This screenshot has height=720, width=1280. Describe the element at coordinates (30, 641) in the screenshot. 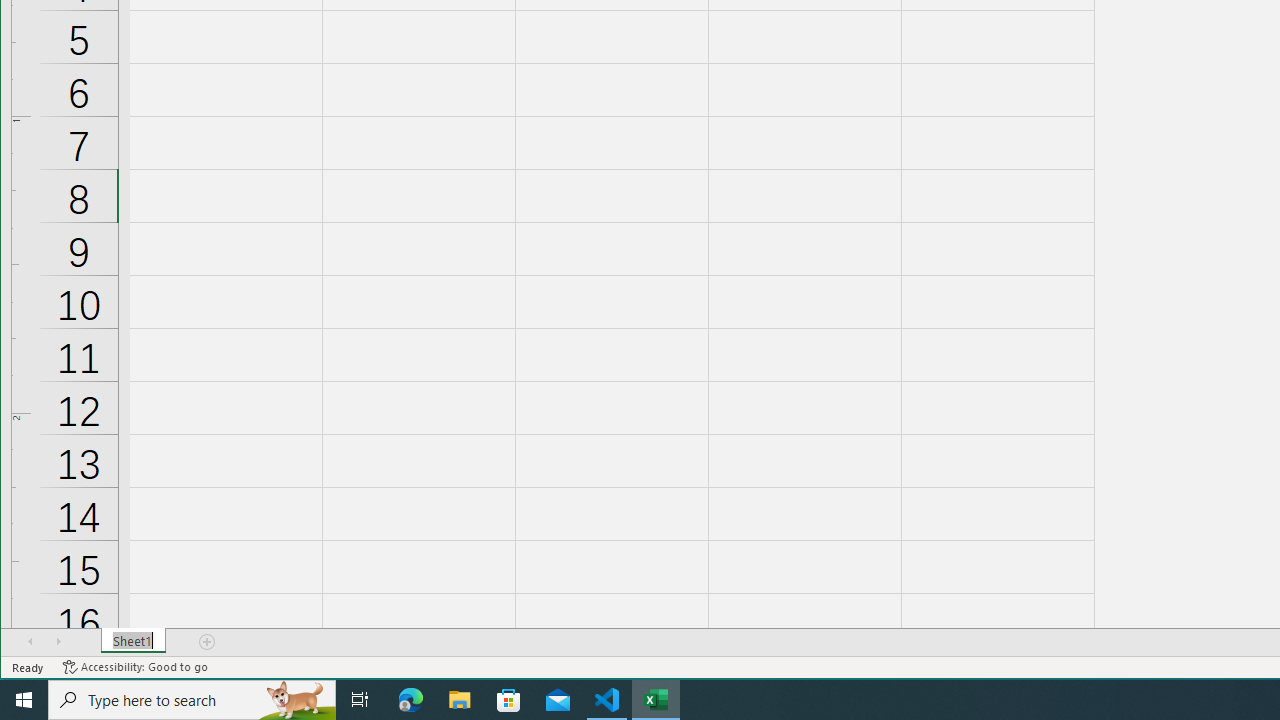

I see `'Scroll Left'` at that location.